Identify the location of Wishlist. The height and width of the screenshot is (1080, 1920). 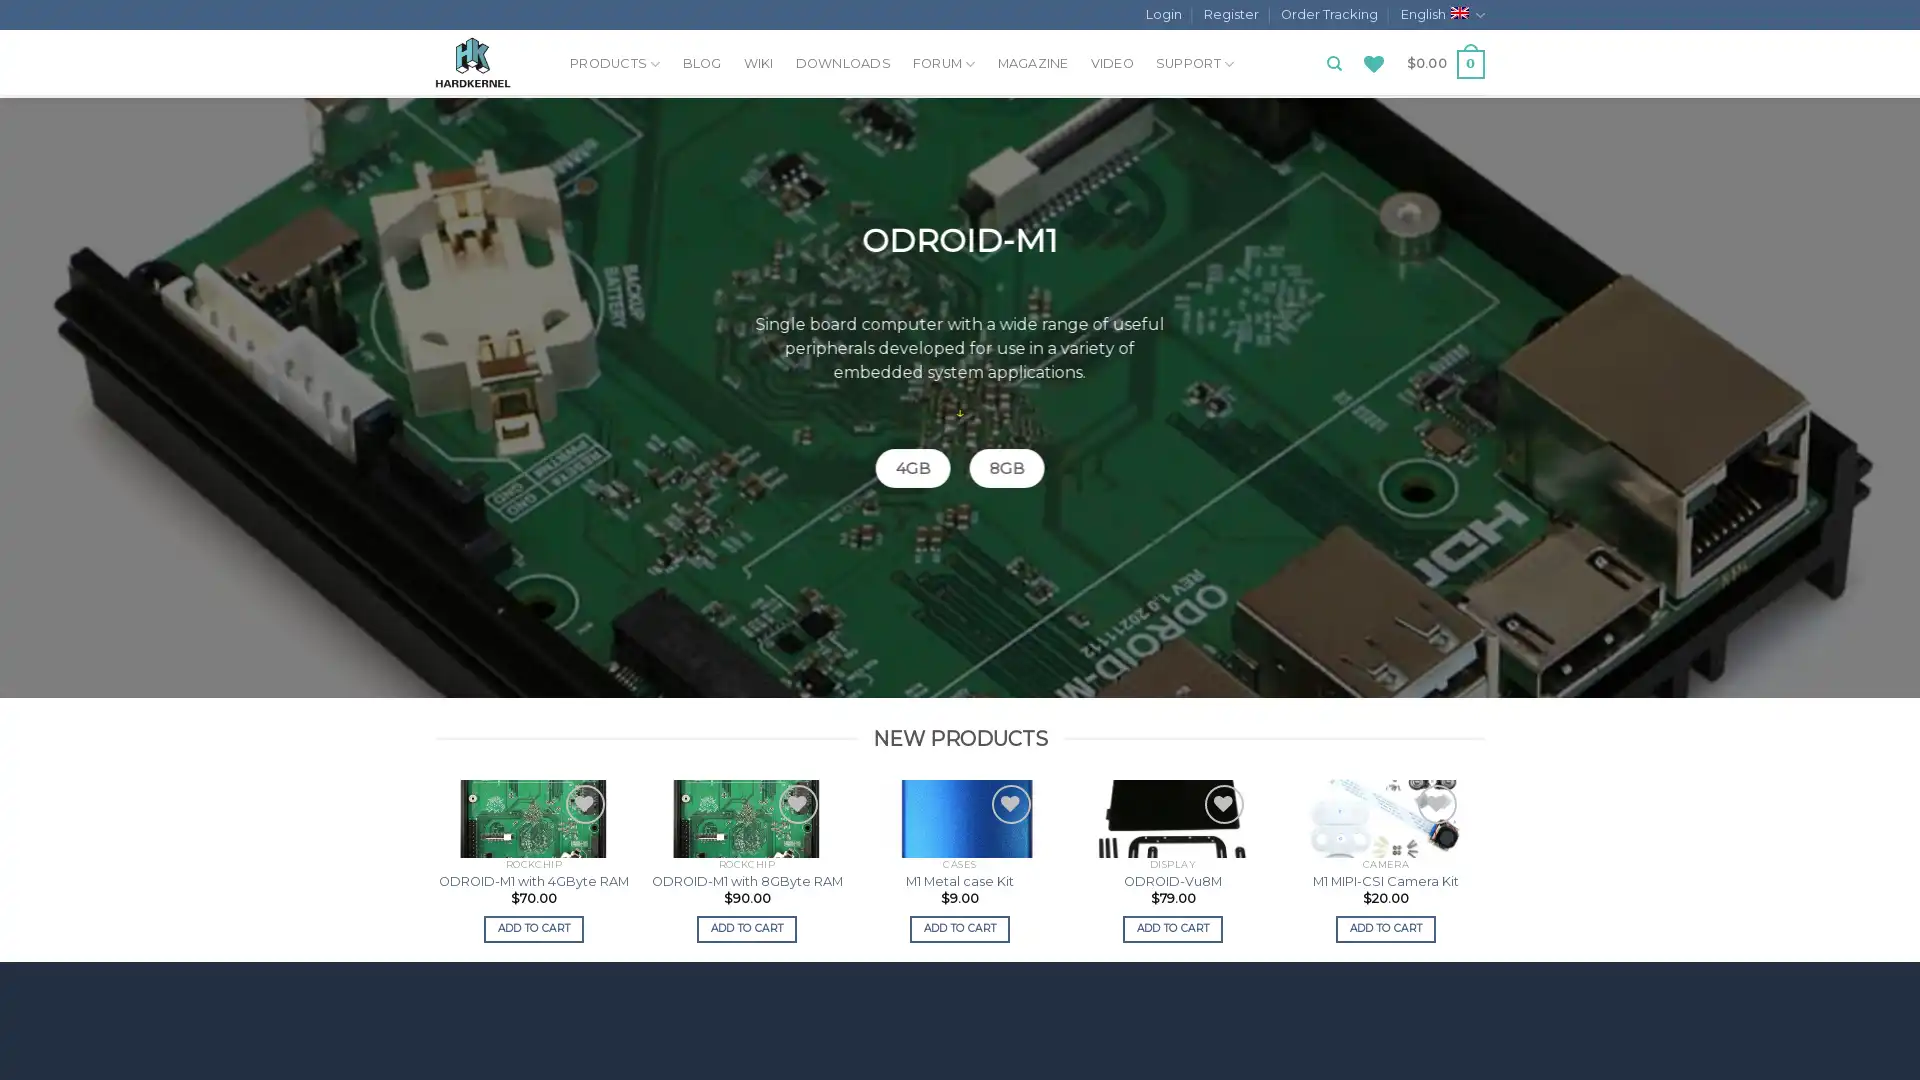
(371, 803).